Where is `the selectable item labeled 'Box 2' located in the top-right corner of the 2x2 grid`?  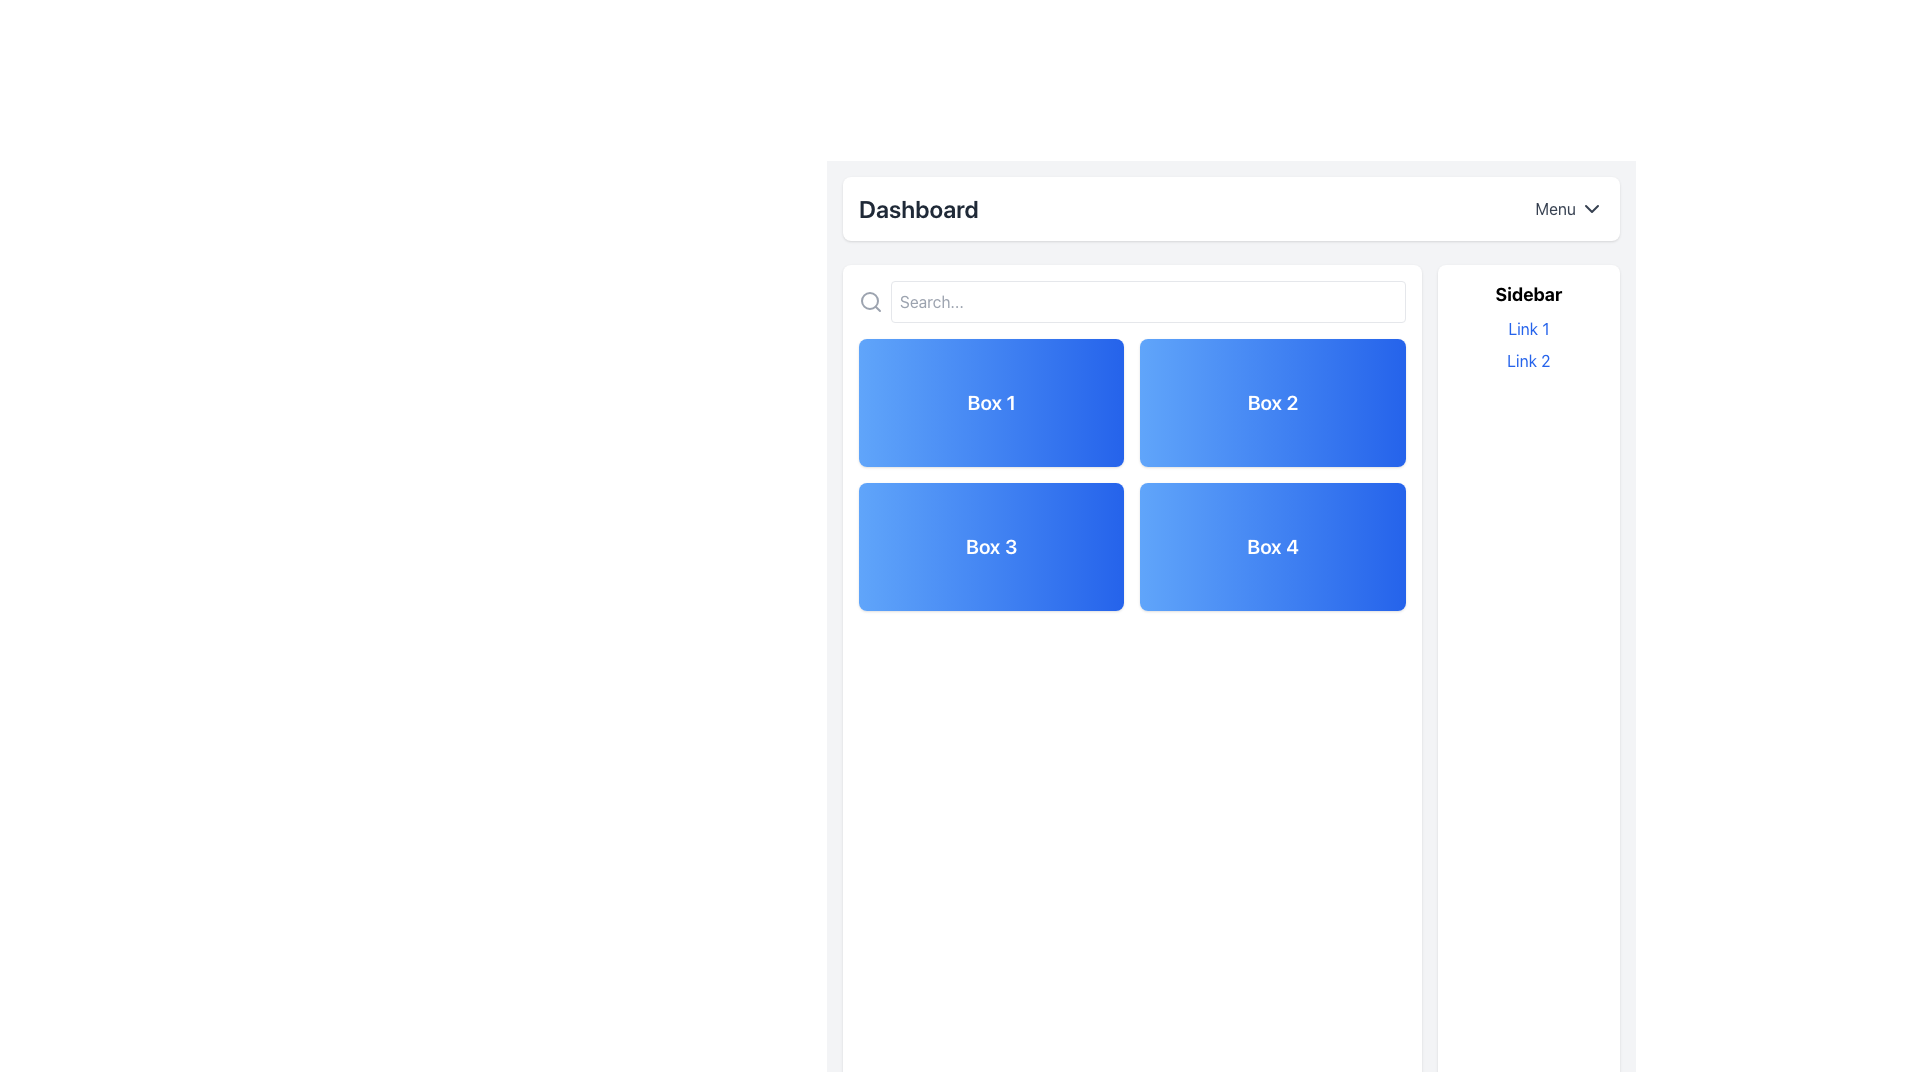
the selectable item labeled 'Box 2' located in the top-right corner of the 2x2 grid is located at coordinates (1272, 402).